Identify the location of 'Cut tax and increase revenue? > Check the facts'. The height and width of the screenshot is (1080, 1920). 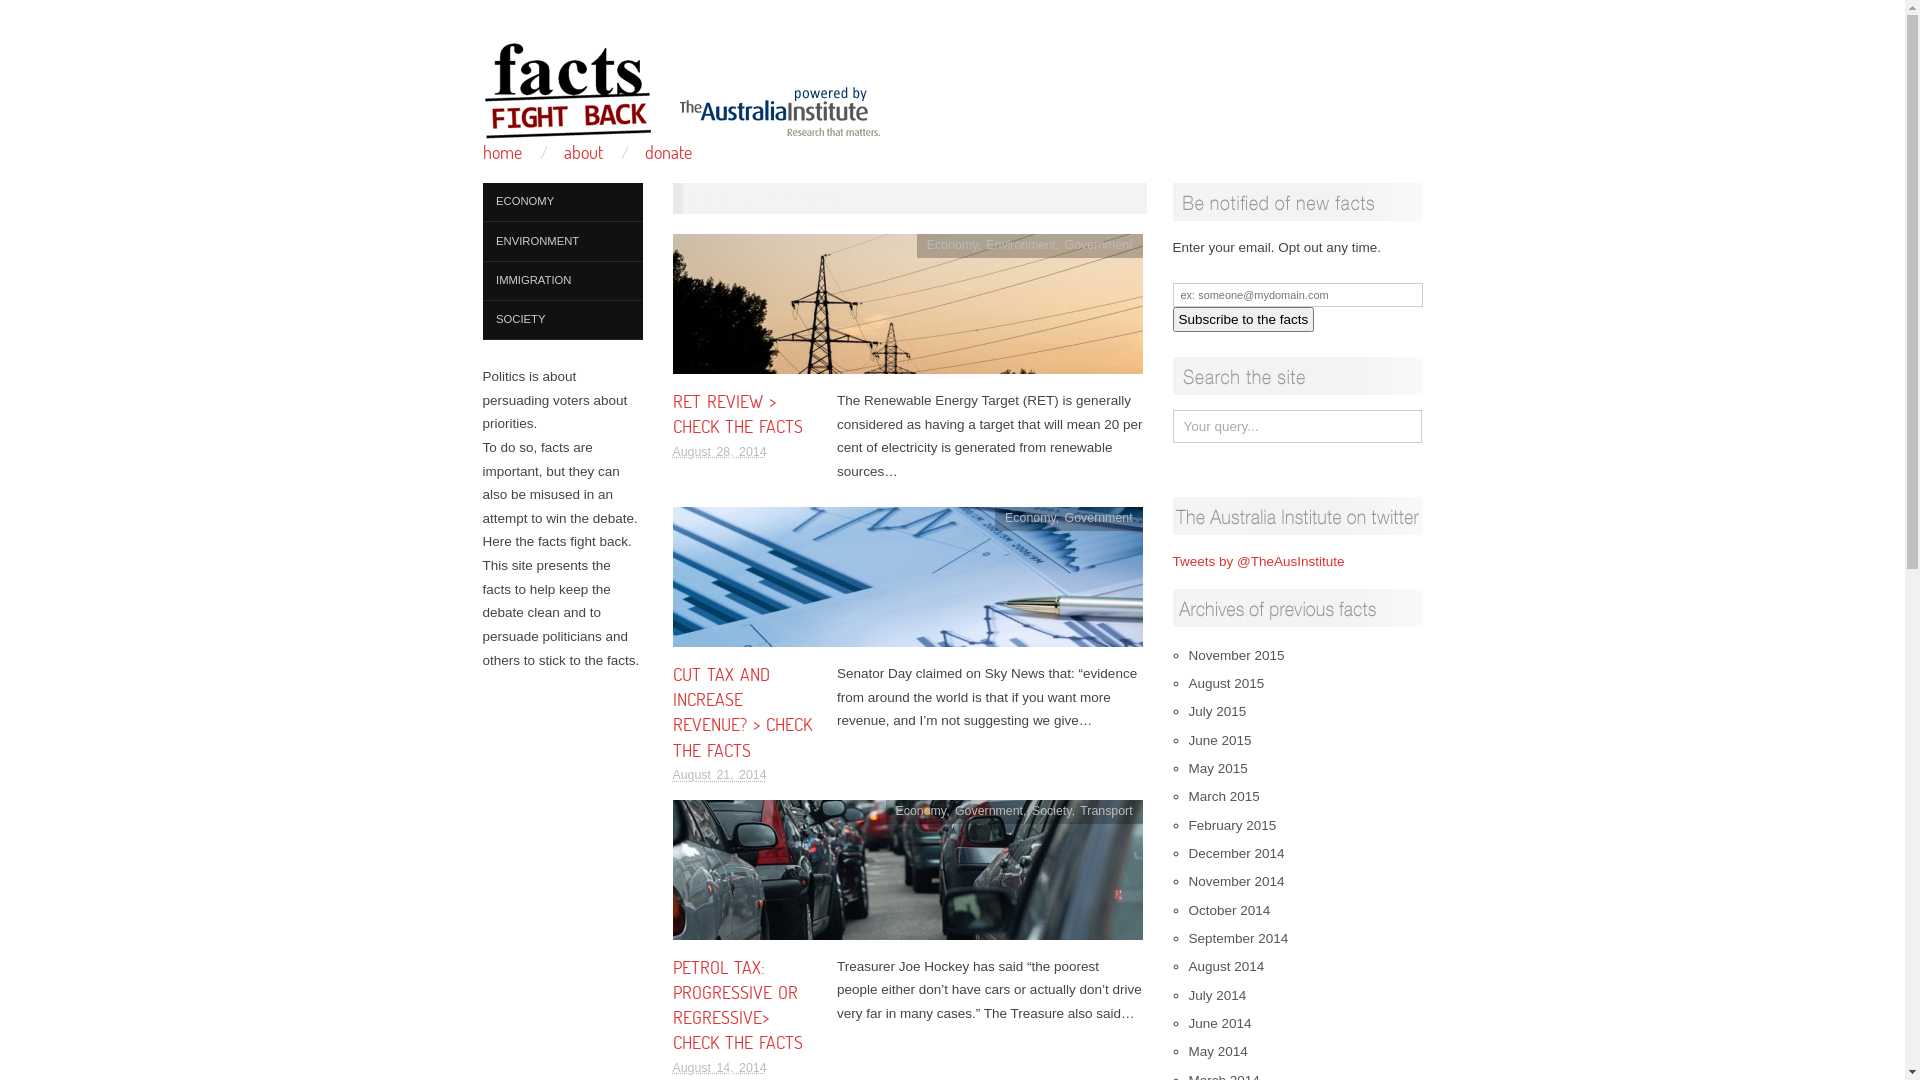
(906, 583).